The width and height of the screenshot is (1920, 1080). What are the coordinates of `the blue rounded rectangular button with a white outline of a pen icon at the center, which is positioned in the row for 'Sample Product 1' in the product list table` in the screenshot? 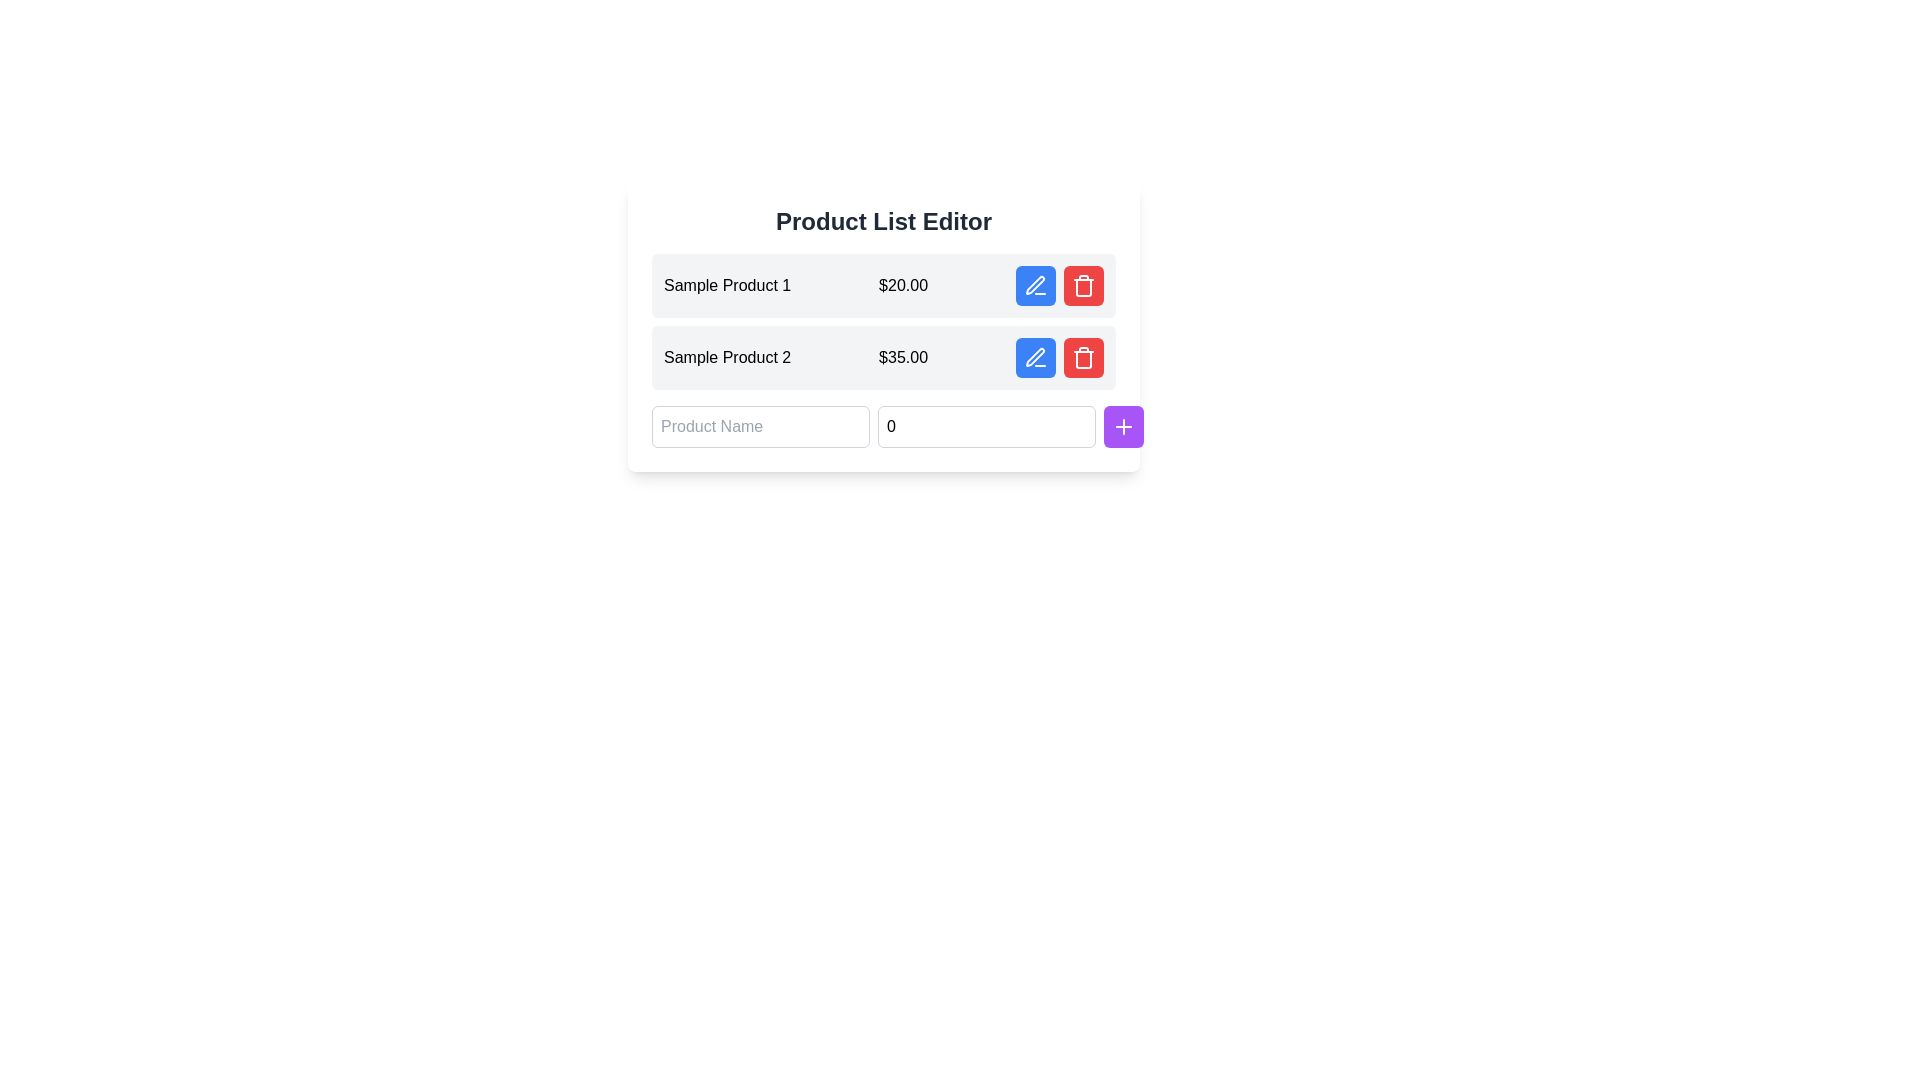 It's located at (1036, 285).